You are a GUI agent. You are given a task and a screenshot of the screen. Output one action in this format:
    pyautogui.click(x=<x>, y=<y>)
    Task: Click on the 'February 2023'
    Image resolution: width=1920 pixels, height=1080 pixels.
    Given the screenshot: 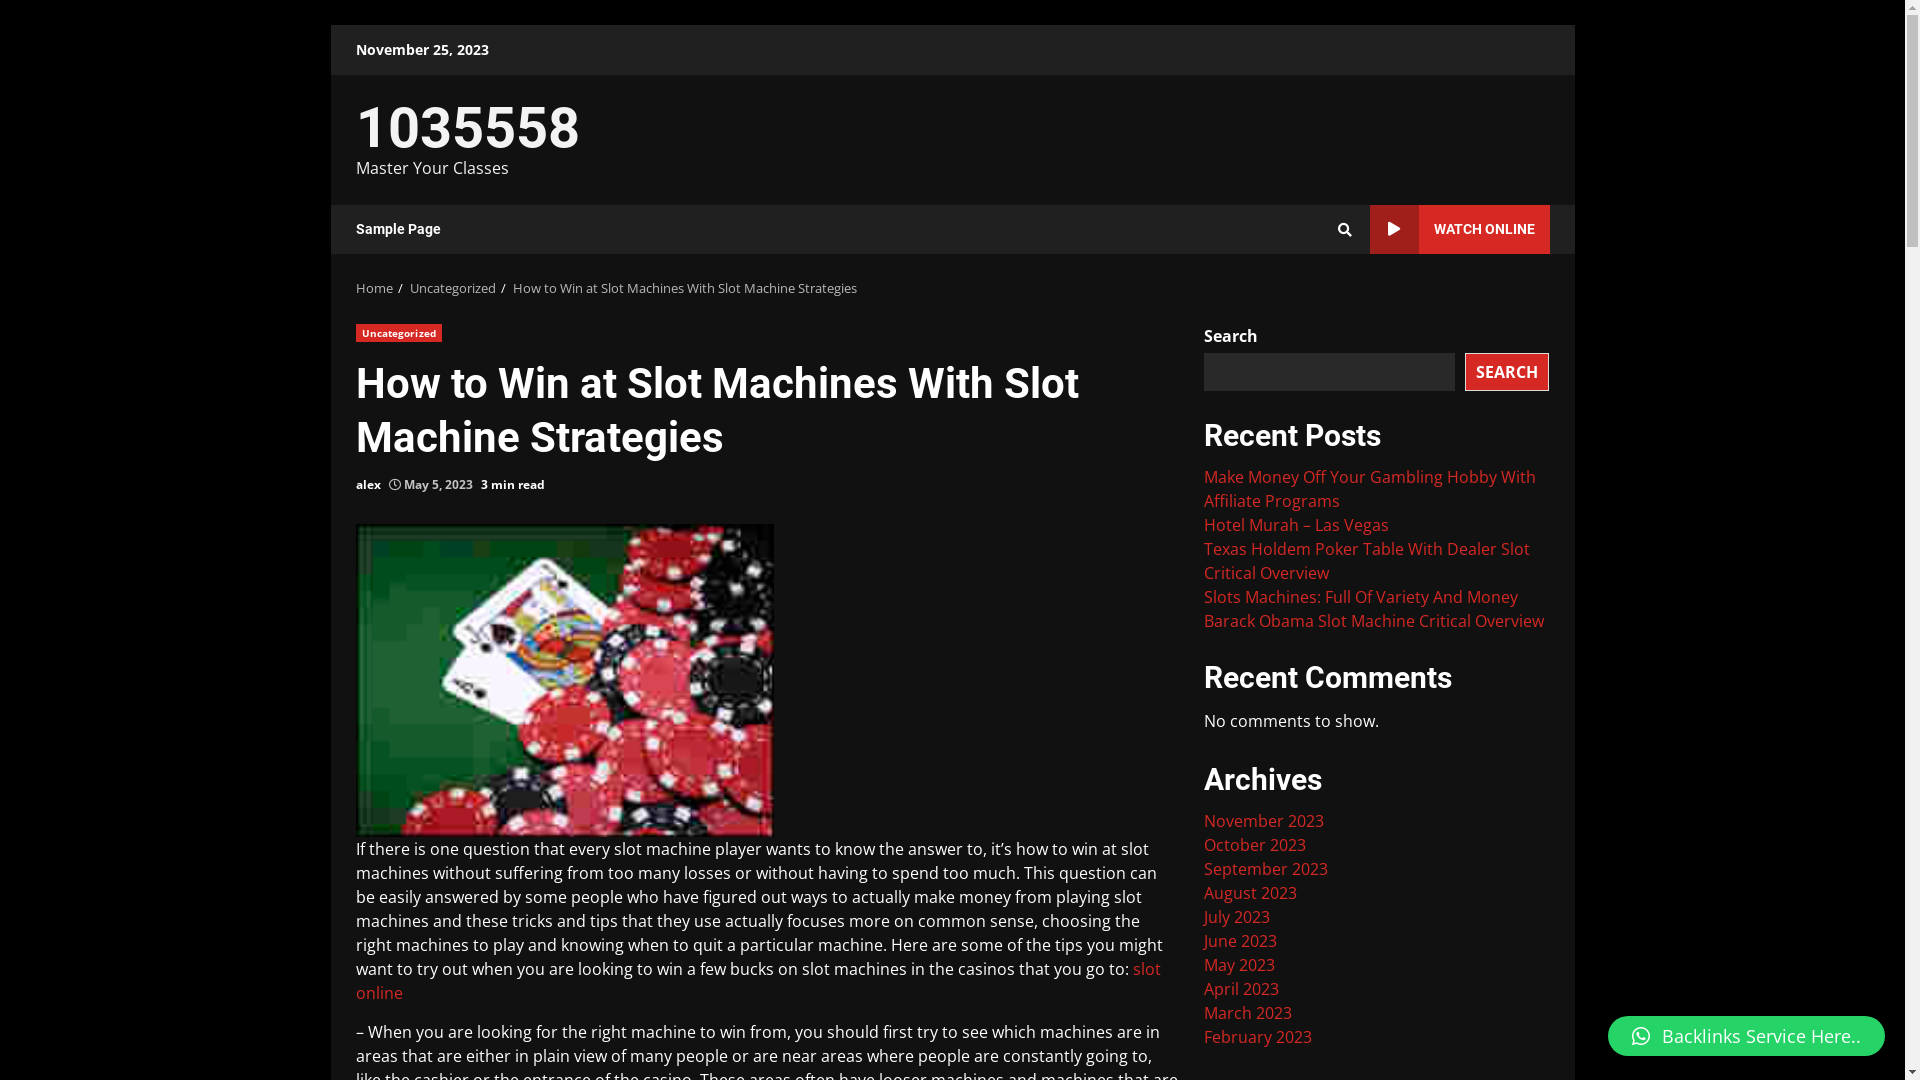 What is the action you would take?
    pyautogui.click(x=1203, y=1036)
    